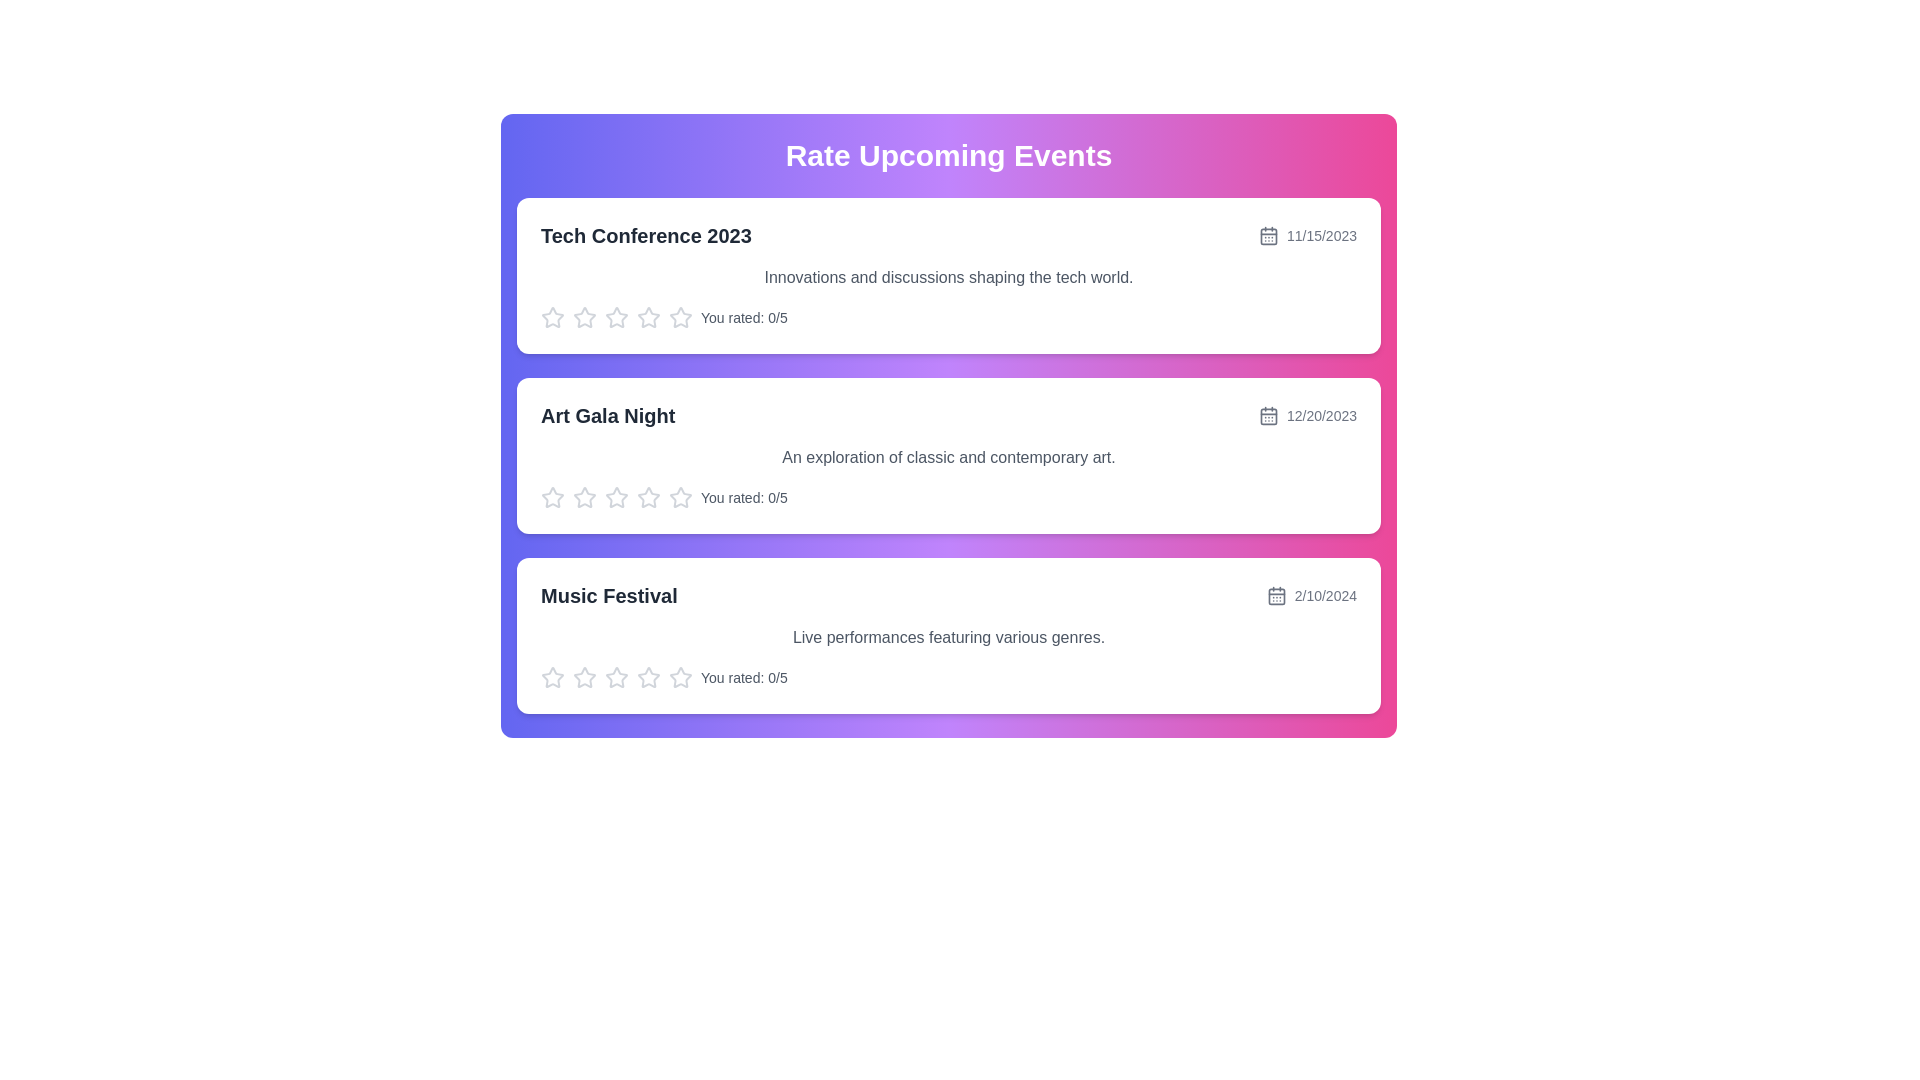 This screenshot has height=1080, width=1920. Describe the element at coordinates (1307, 415) in the screenshot. I see `the non-interactive label displaying the date of the 'Art Gala Night' event, located in the upper-right area of the card, to the right of the event title and description` at that location.